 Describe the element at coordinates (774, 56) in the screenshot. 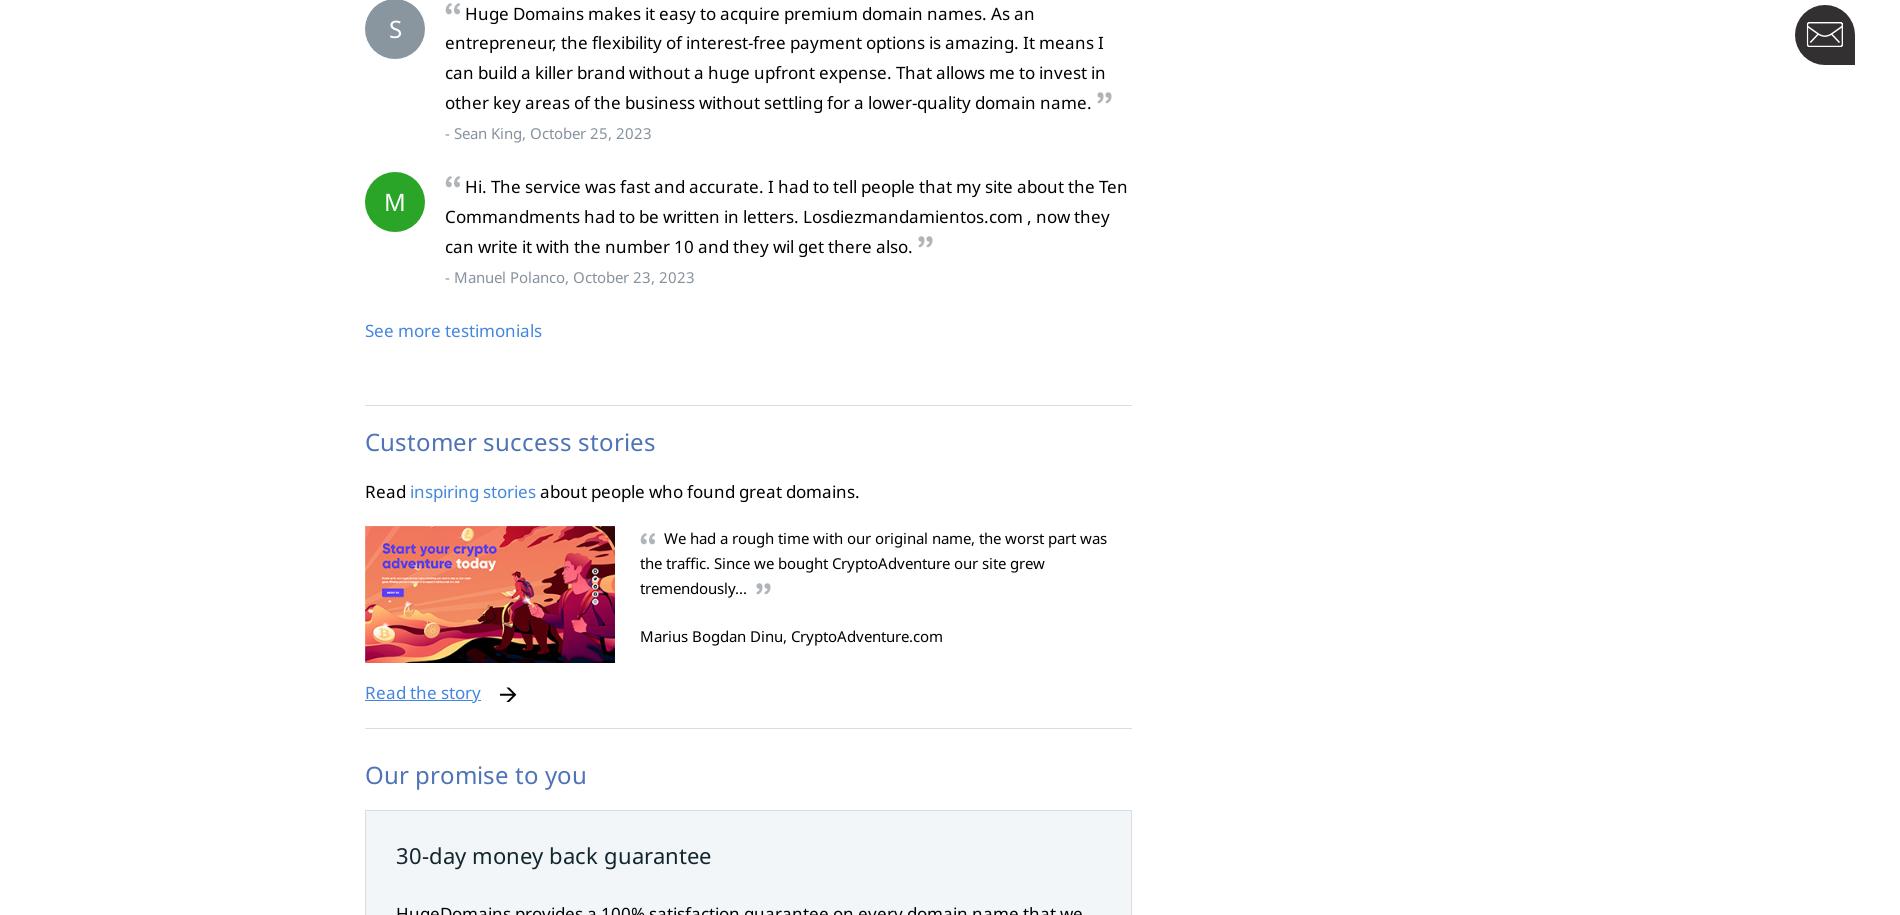

I see `'Huge Domains makes it easy to acquire premium domain names. As an entrepreneur, the flexibility of interest-free payment options is amazing. It means I can build a killer brand without a huge upfront expense. That allows me to invest in other key areas of the business without settling for a lower-quality domain name.'` at that location.